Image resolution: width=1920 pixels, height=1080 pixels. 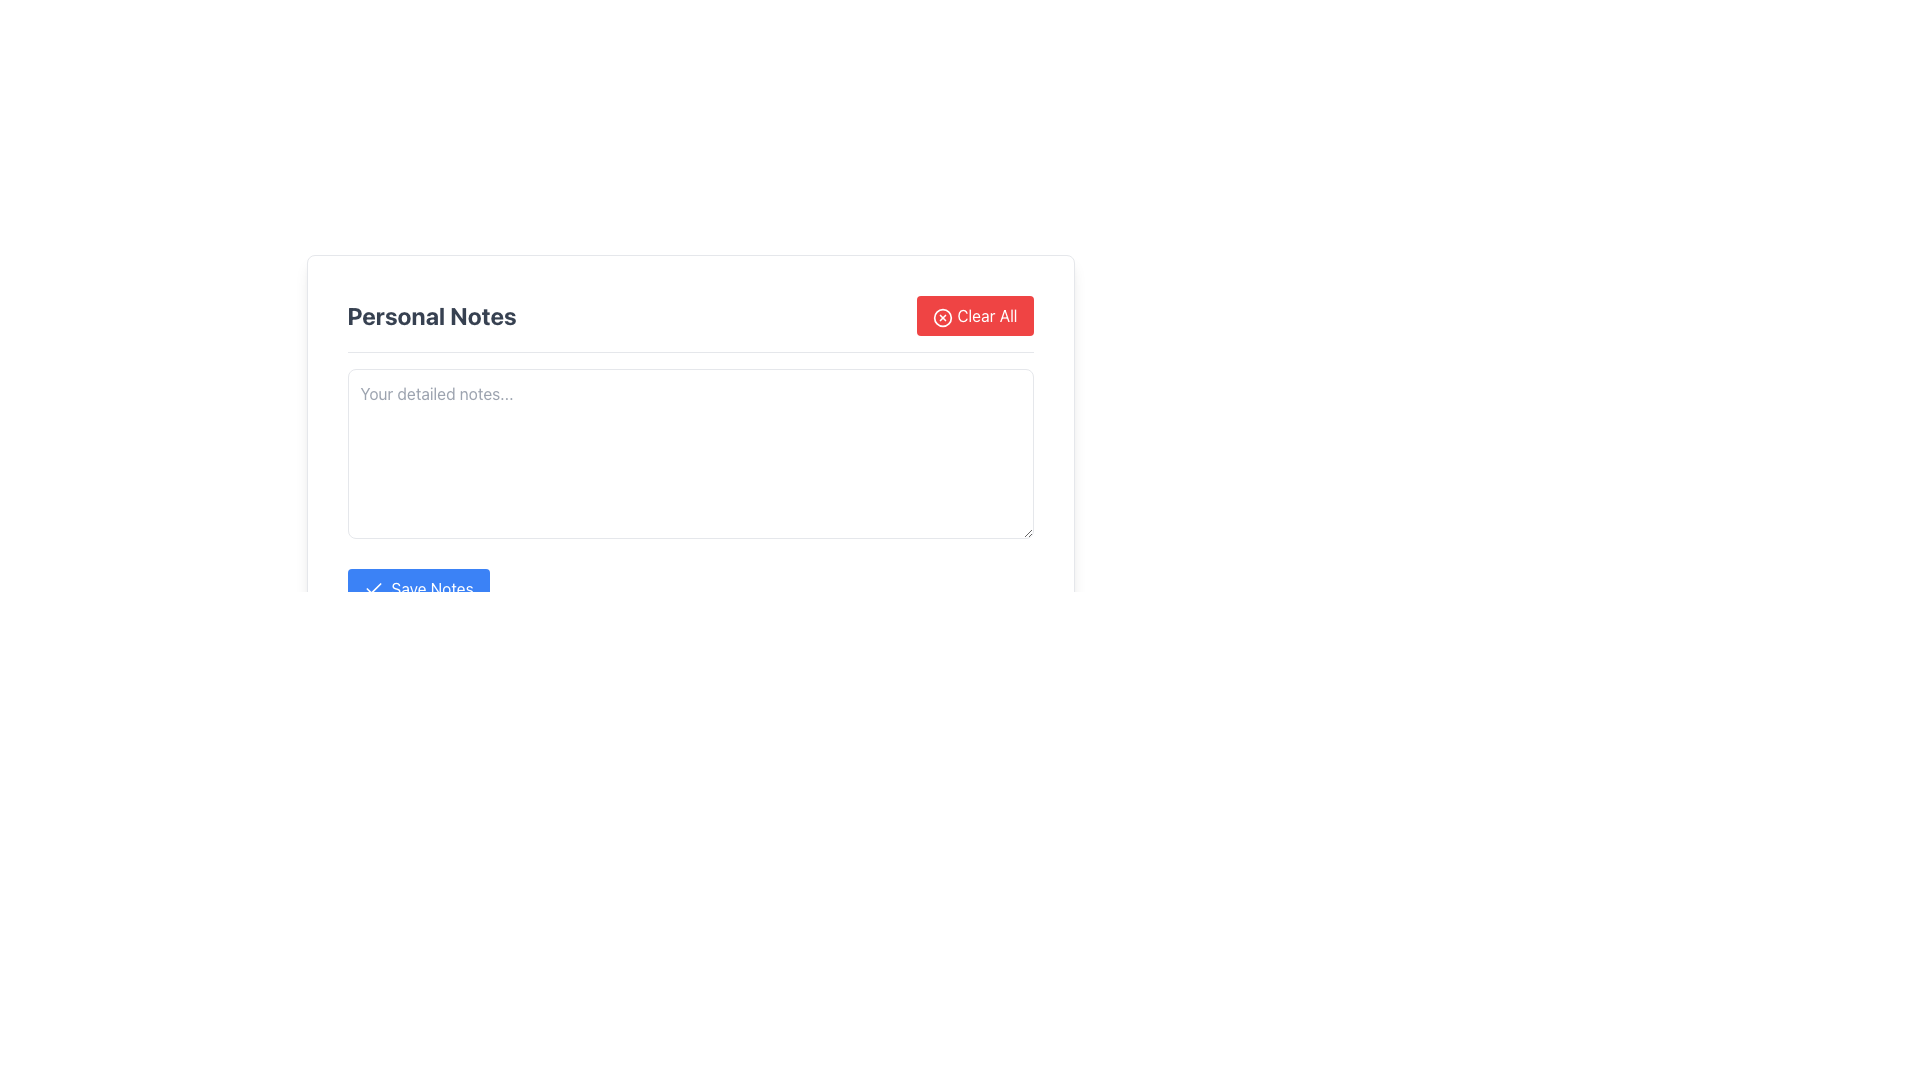 I want to click on the icon located inside the blue rectangular button labeled 'Save Notes', which visually indicates the action of saving notes, so click(x=373, y=588).